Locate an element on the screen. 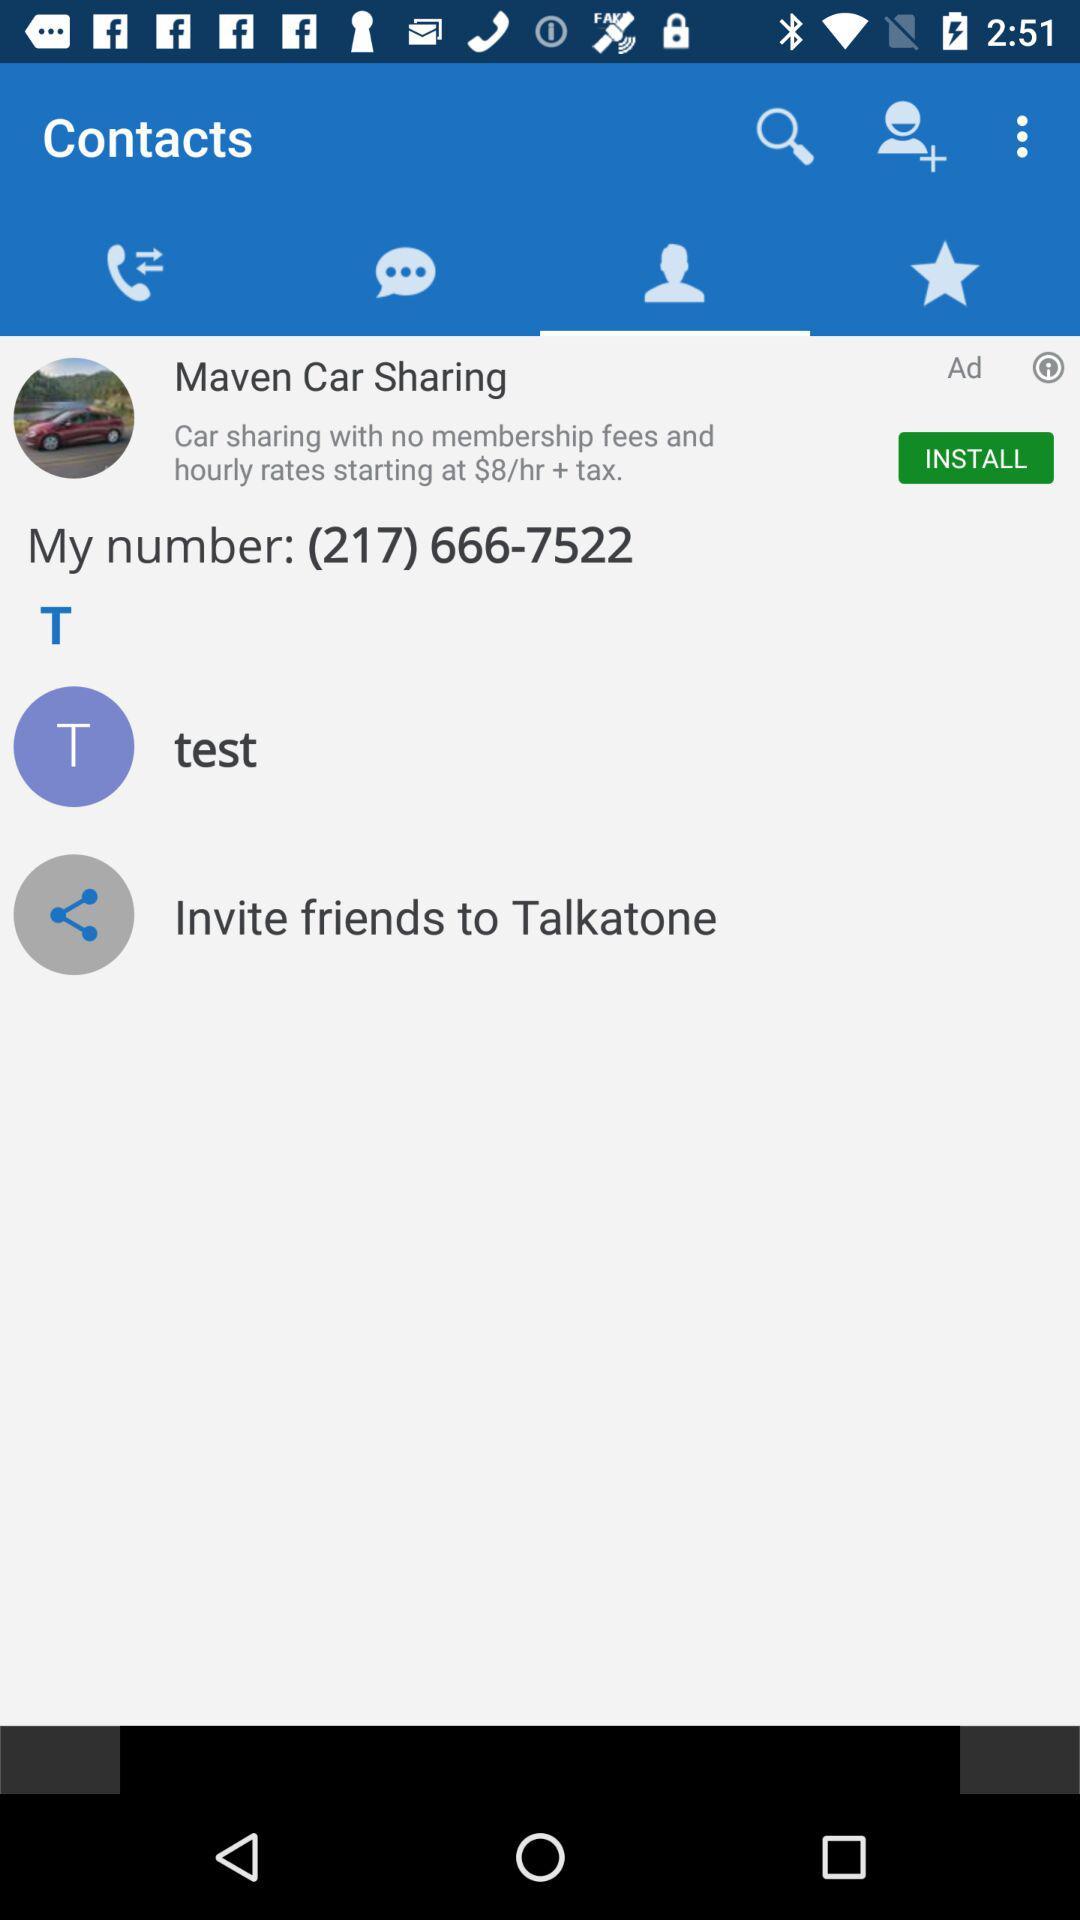 The width and height of the screenshot is (1080, 1920). the car image is located at coordinates (72, 417).